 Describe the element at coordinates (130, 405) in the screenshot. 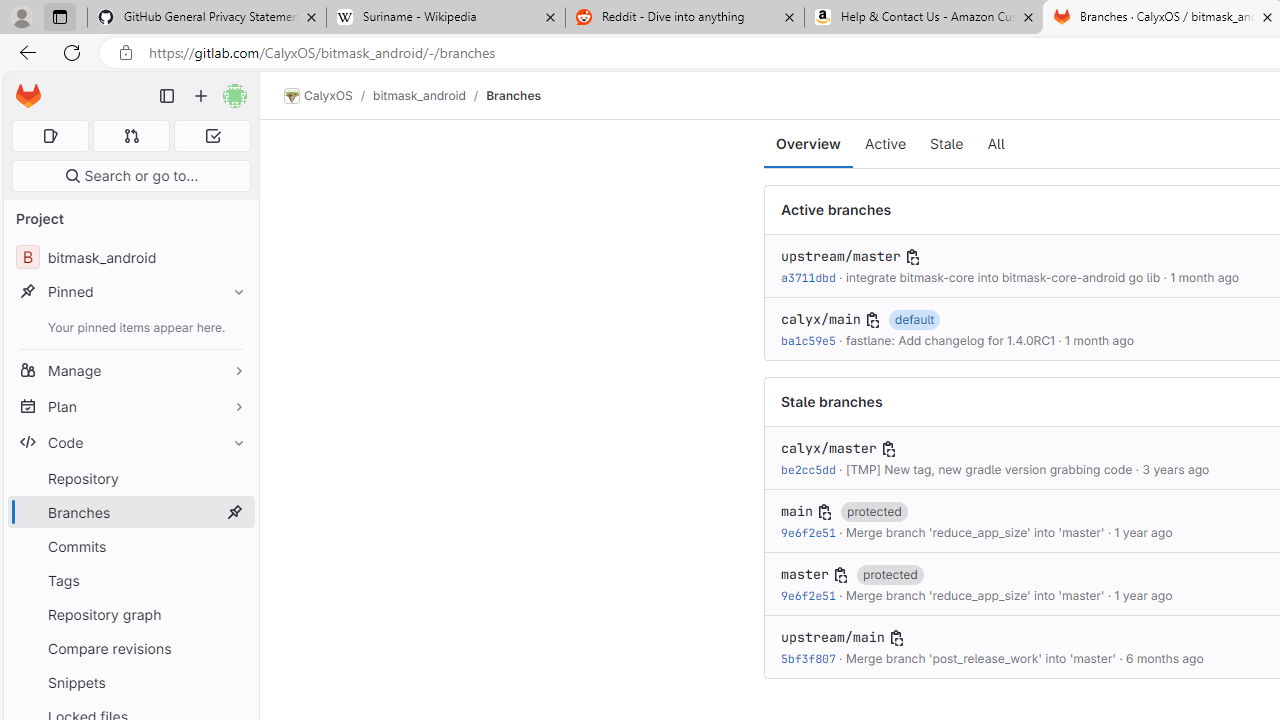

I see `'Plan'` at that location.